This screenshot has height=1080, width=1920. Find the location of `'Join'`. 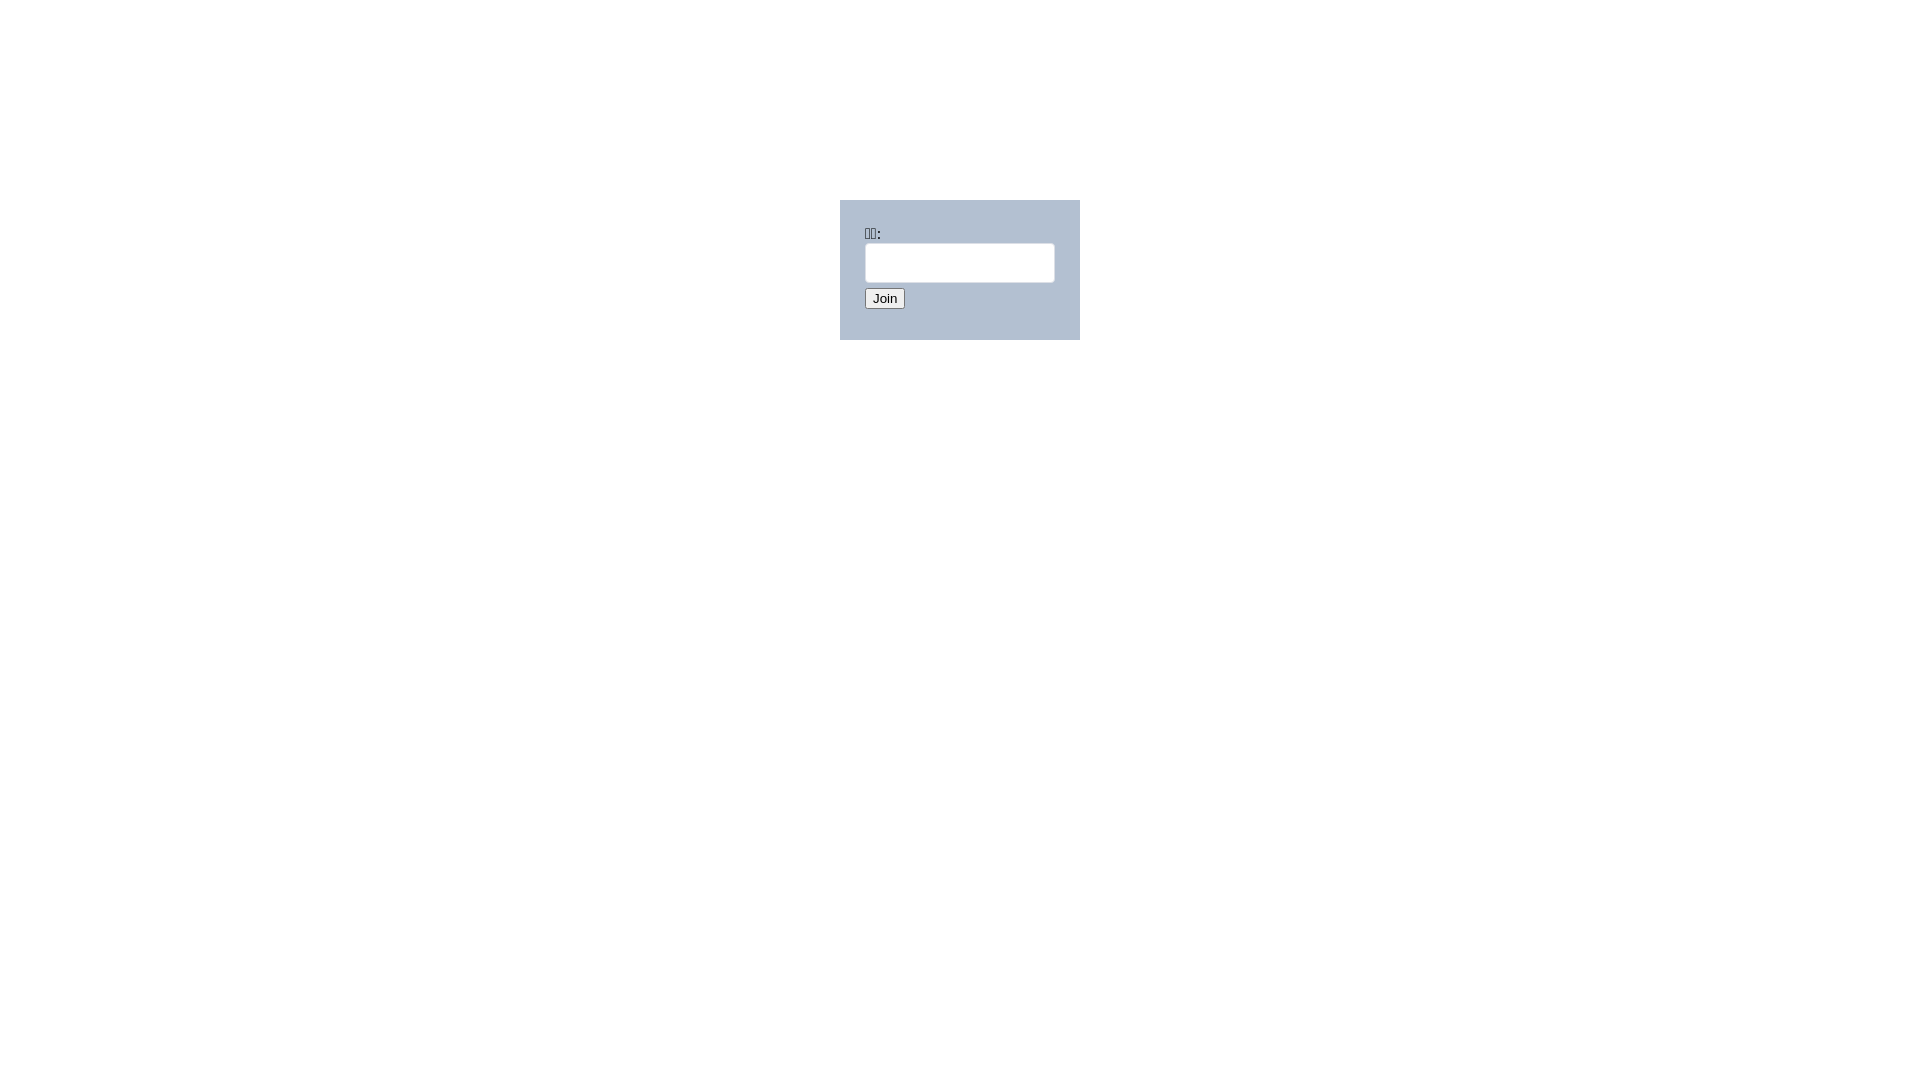

'Join' is located at coordinates (883, 298).